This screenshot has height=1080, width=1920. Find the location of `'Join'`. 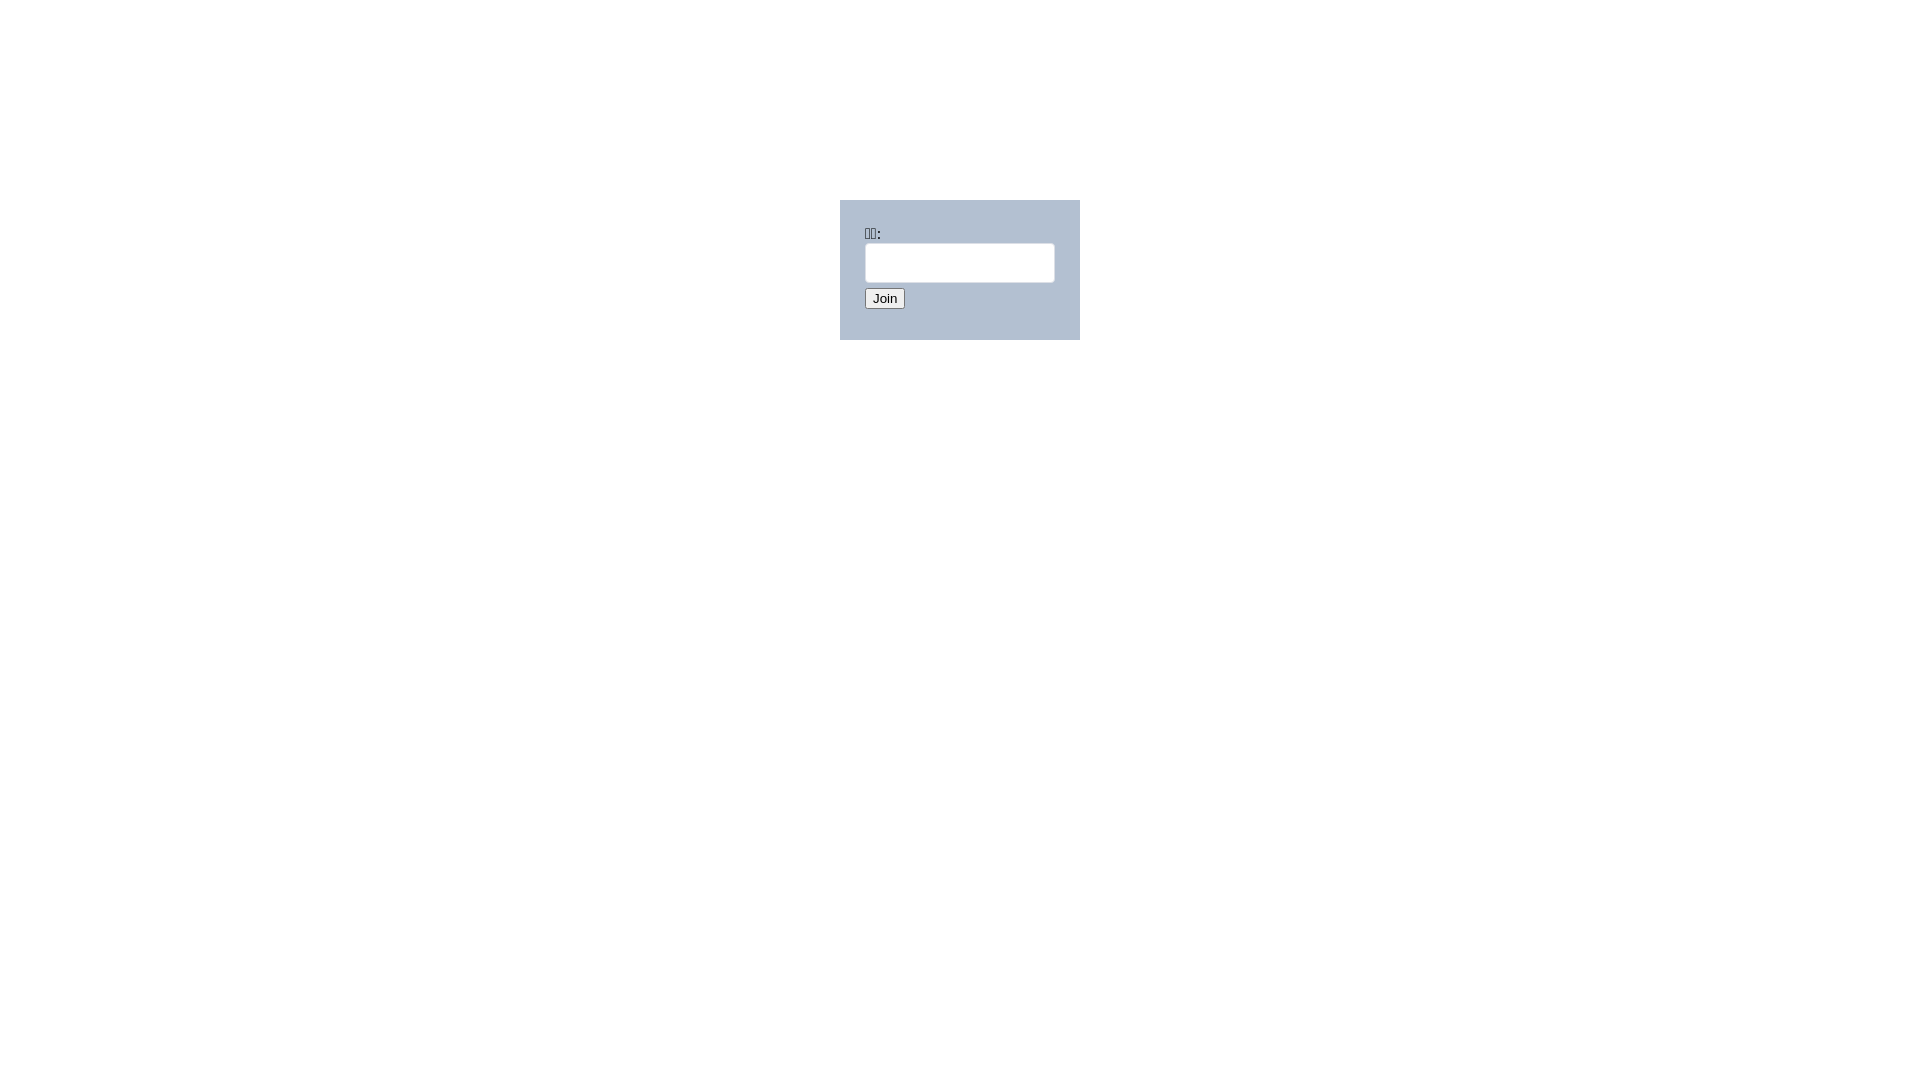

'Join' is located at coordinates (883, 298).